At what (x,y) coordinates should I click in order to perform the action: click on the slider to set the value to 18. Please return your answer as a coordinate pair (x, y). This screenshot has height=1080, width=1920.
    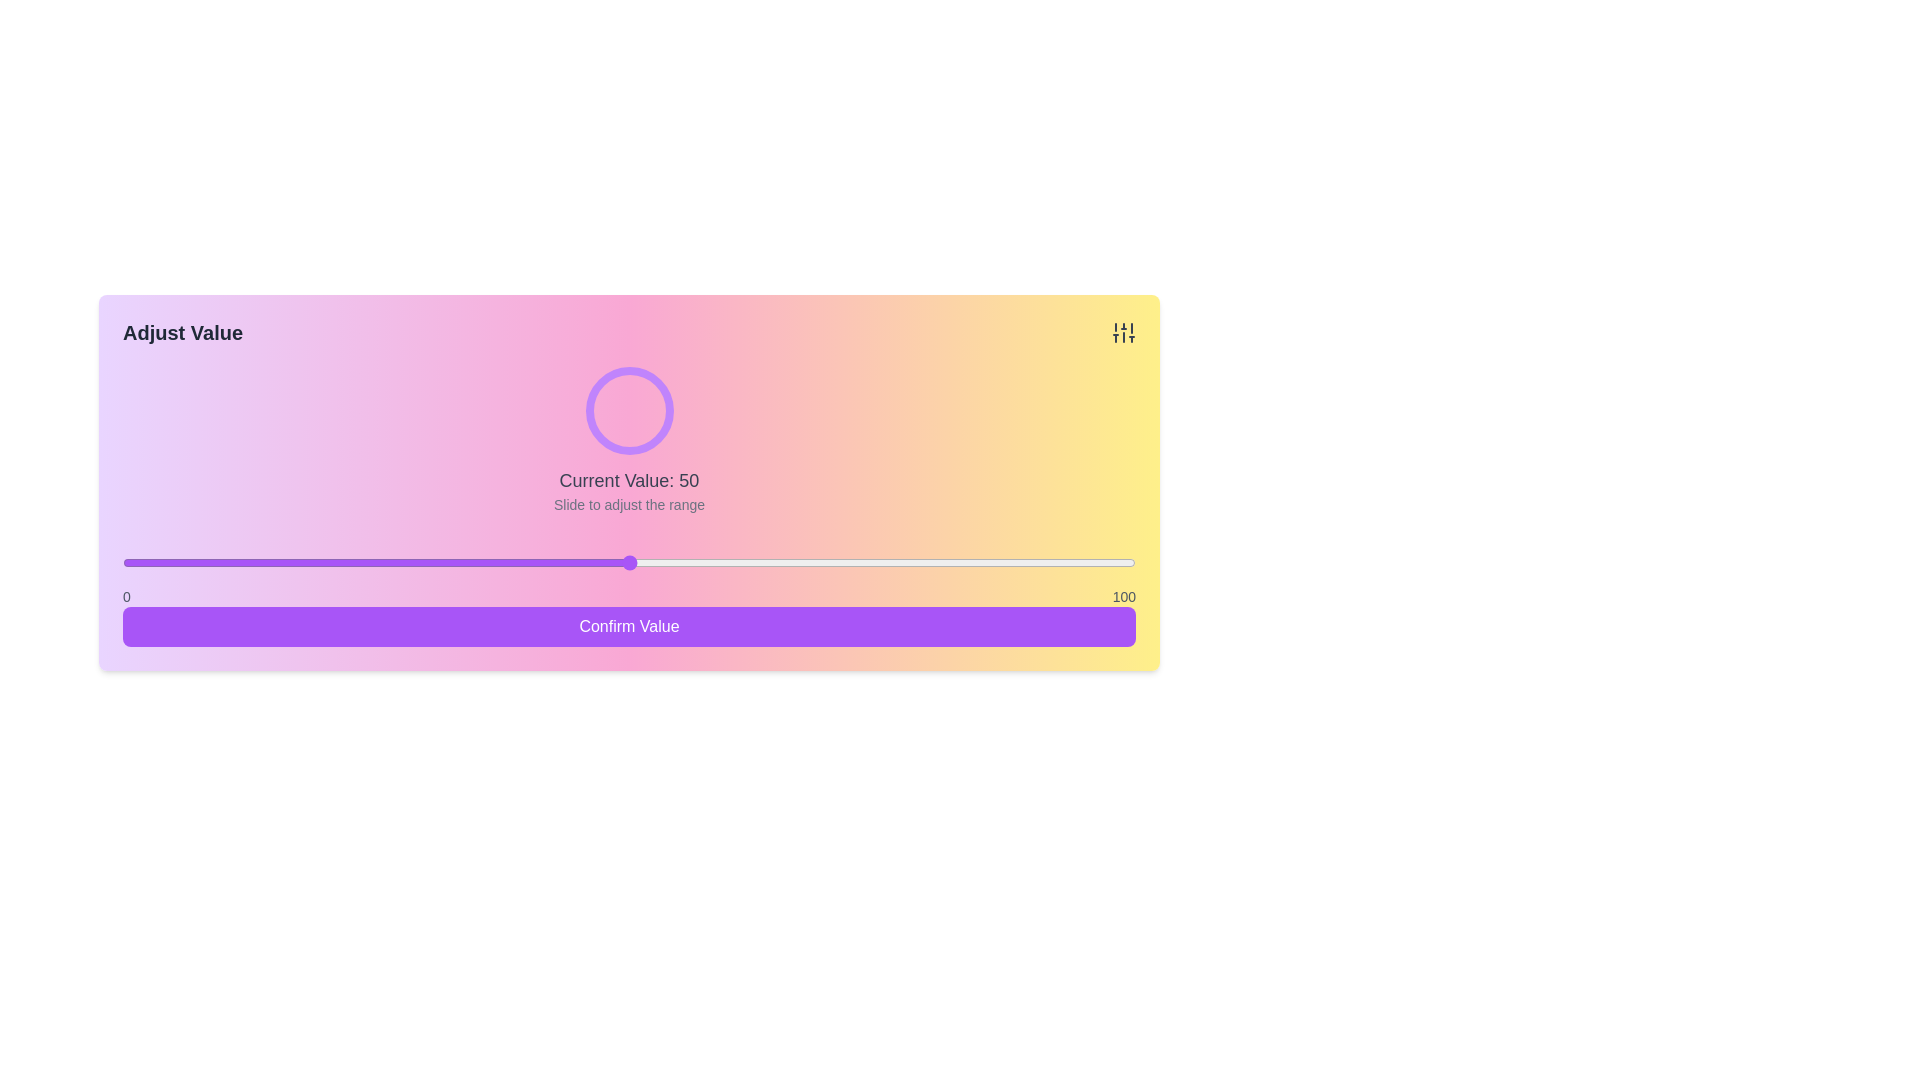
    Looking at the image, I should click on (304, 563).